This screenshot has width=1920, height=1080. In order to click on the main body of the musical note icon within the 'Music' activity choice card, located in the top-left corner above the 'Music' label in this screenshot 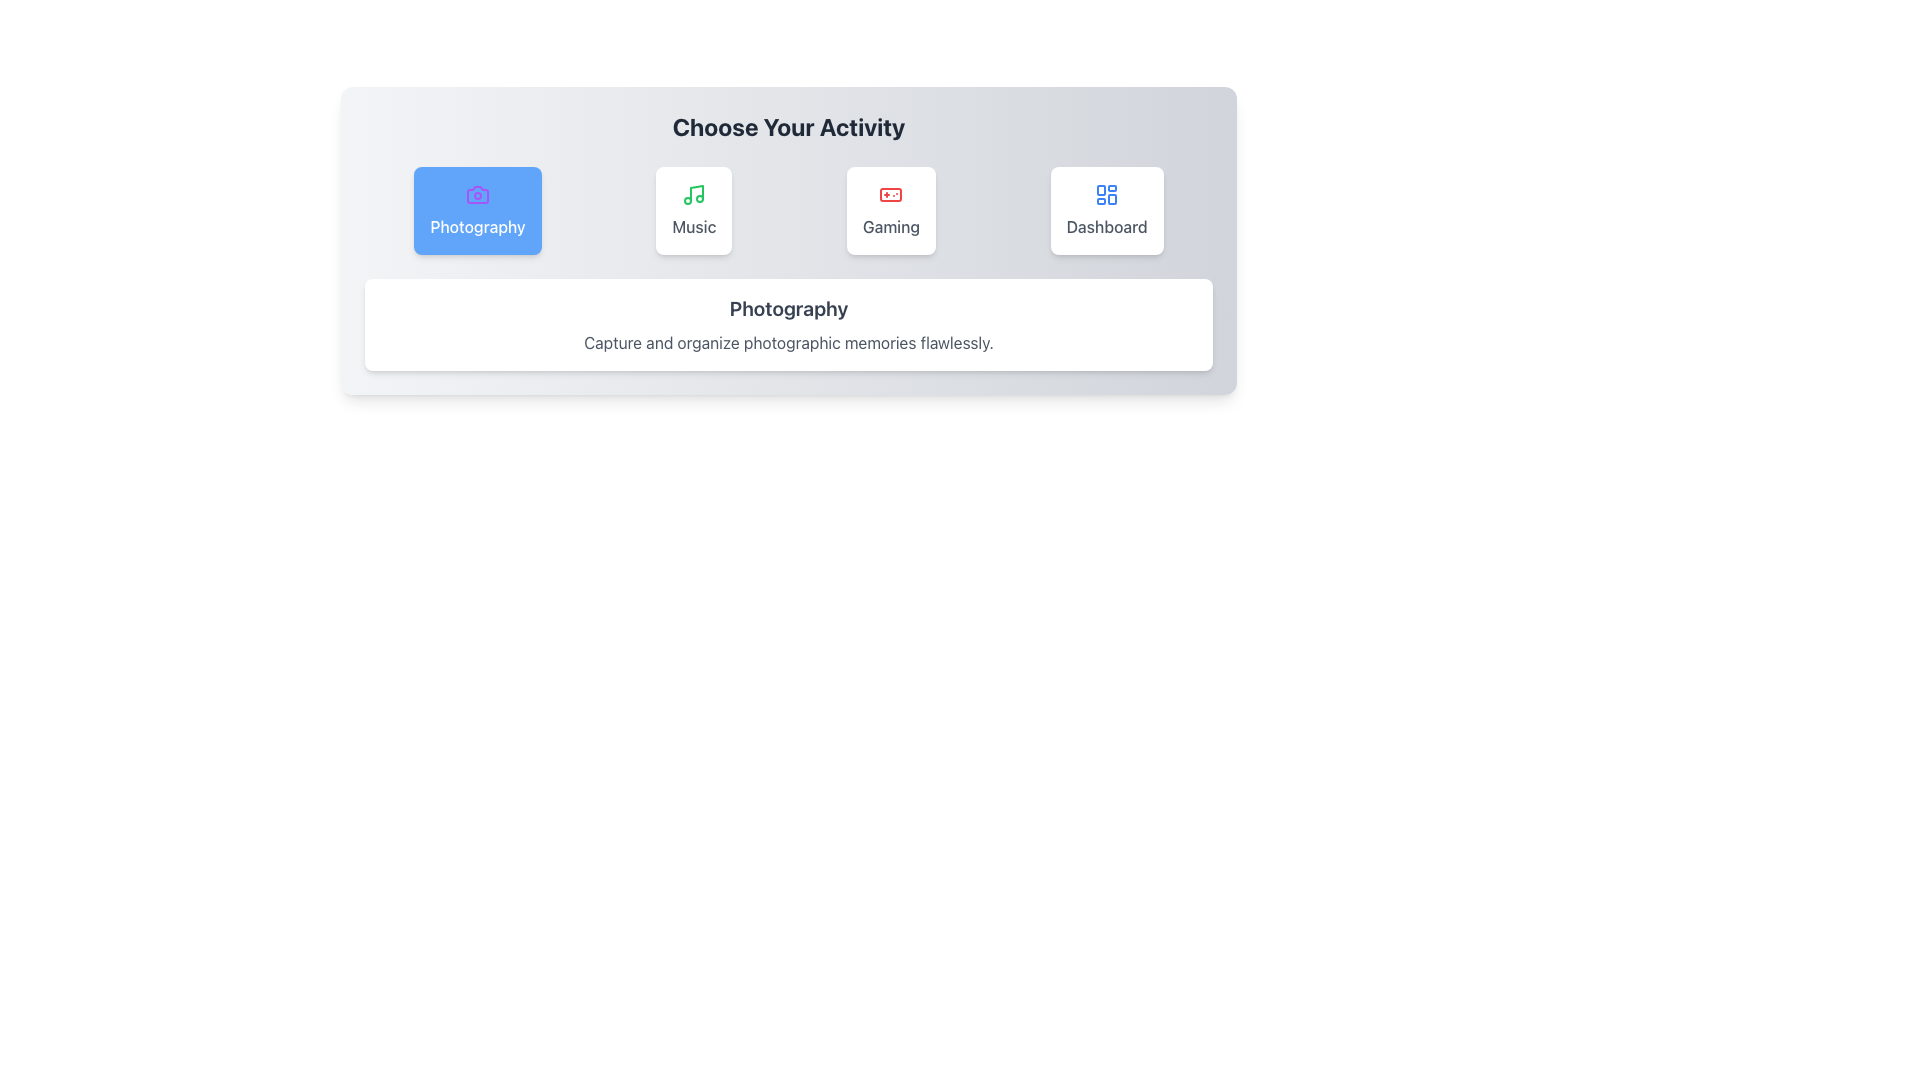, I will do `click(697, 193)`.